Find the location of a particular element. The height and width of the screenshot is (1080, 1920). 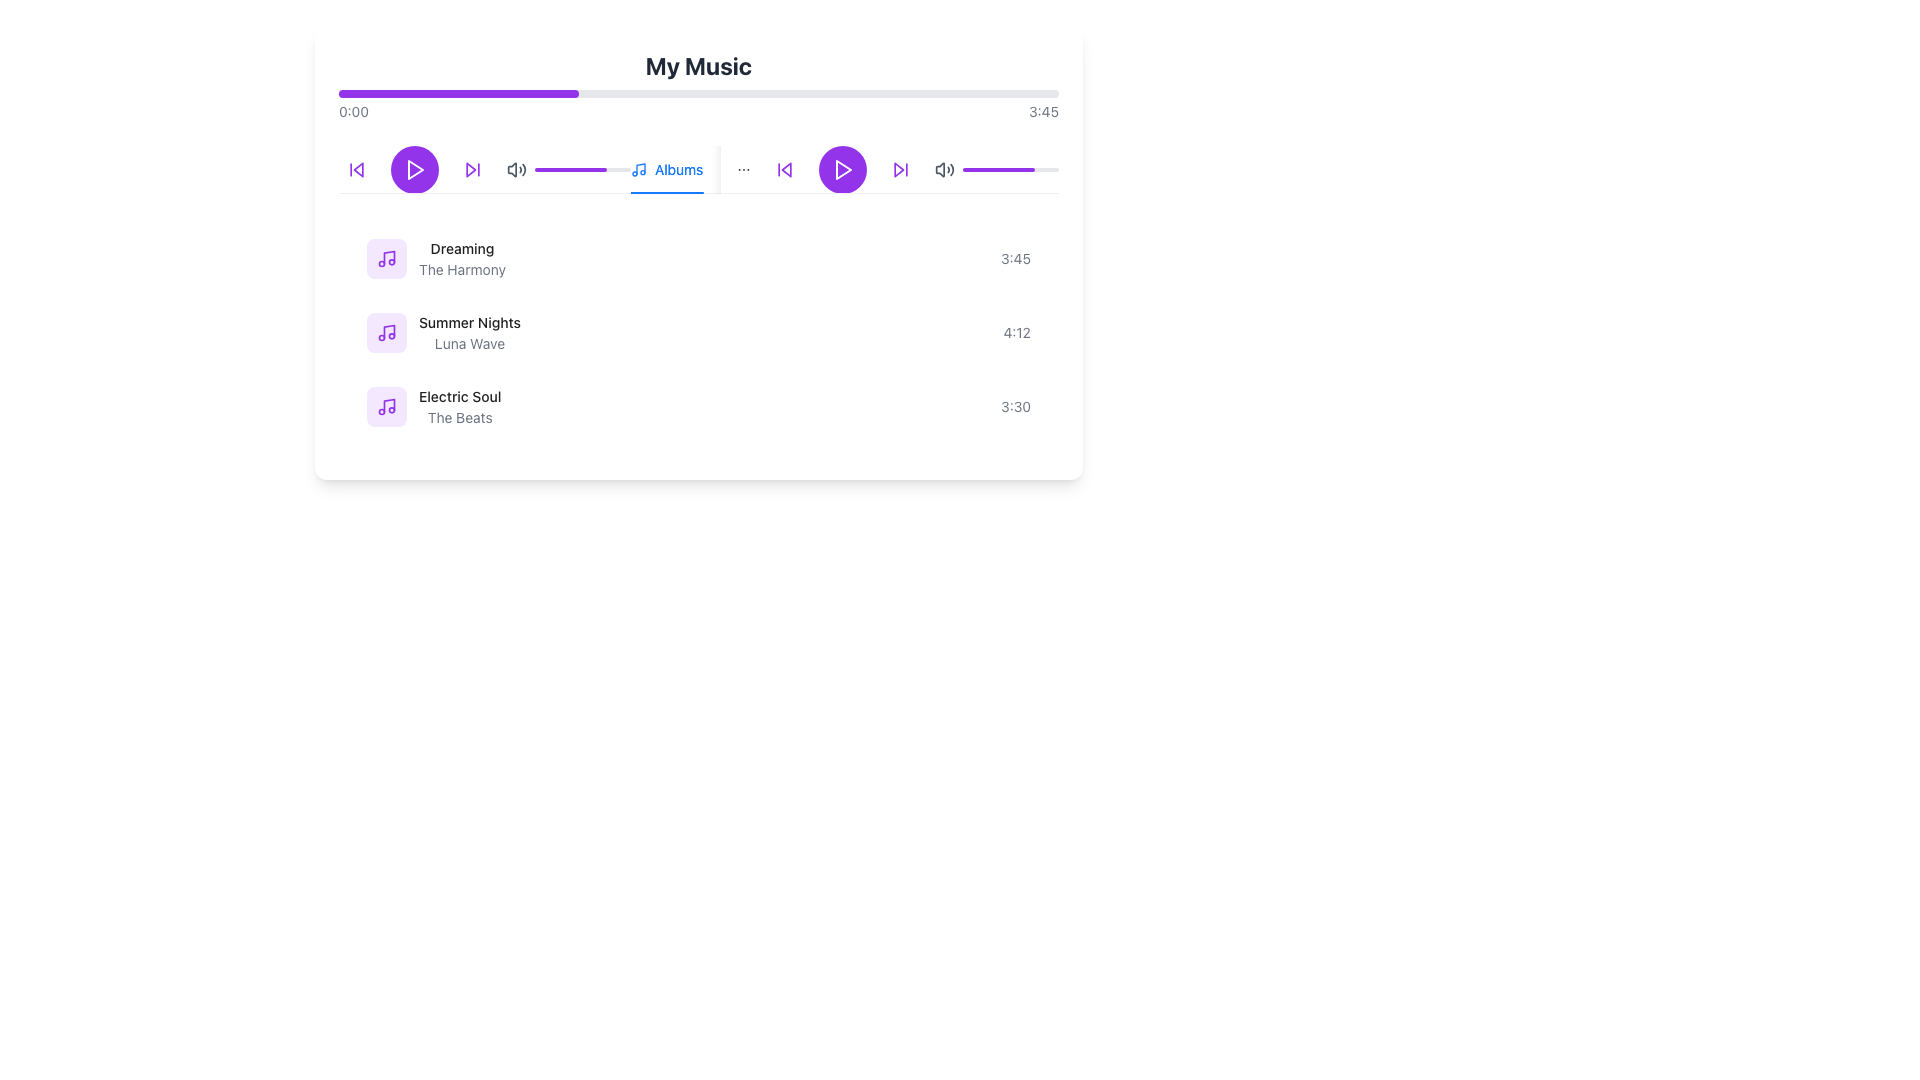

the play/pause button located centrally among the media control buttons is located at coordinates (413, 168).